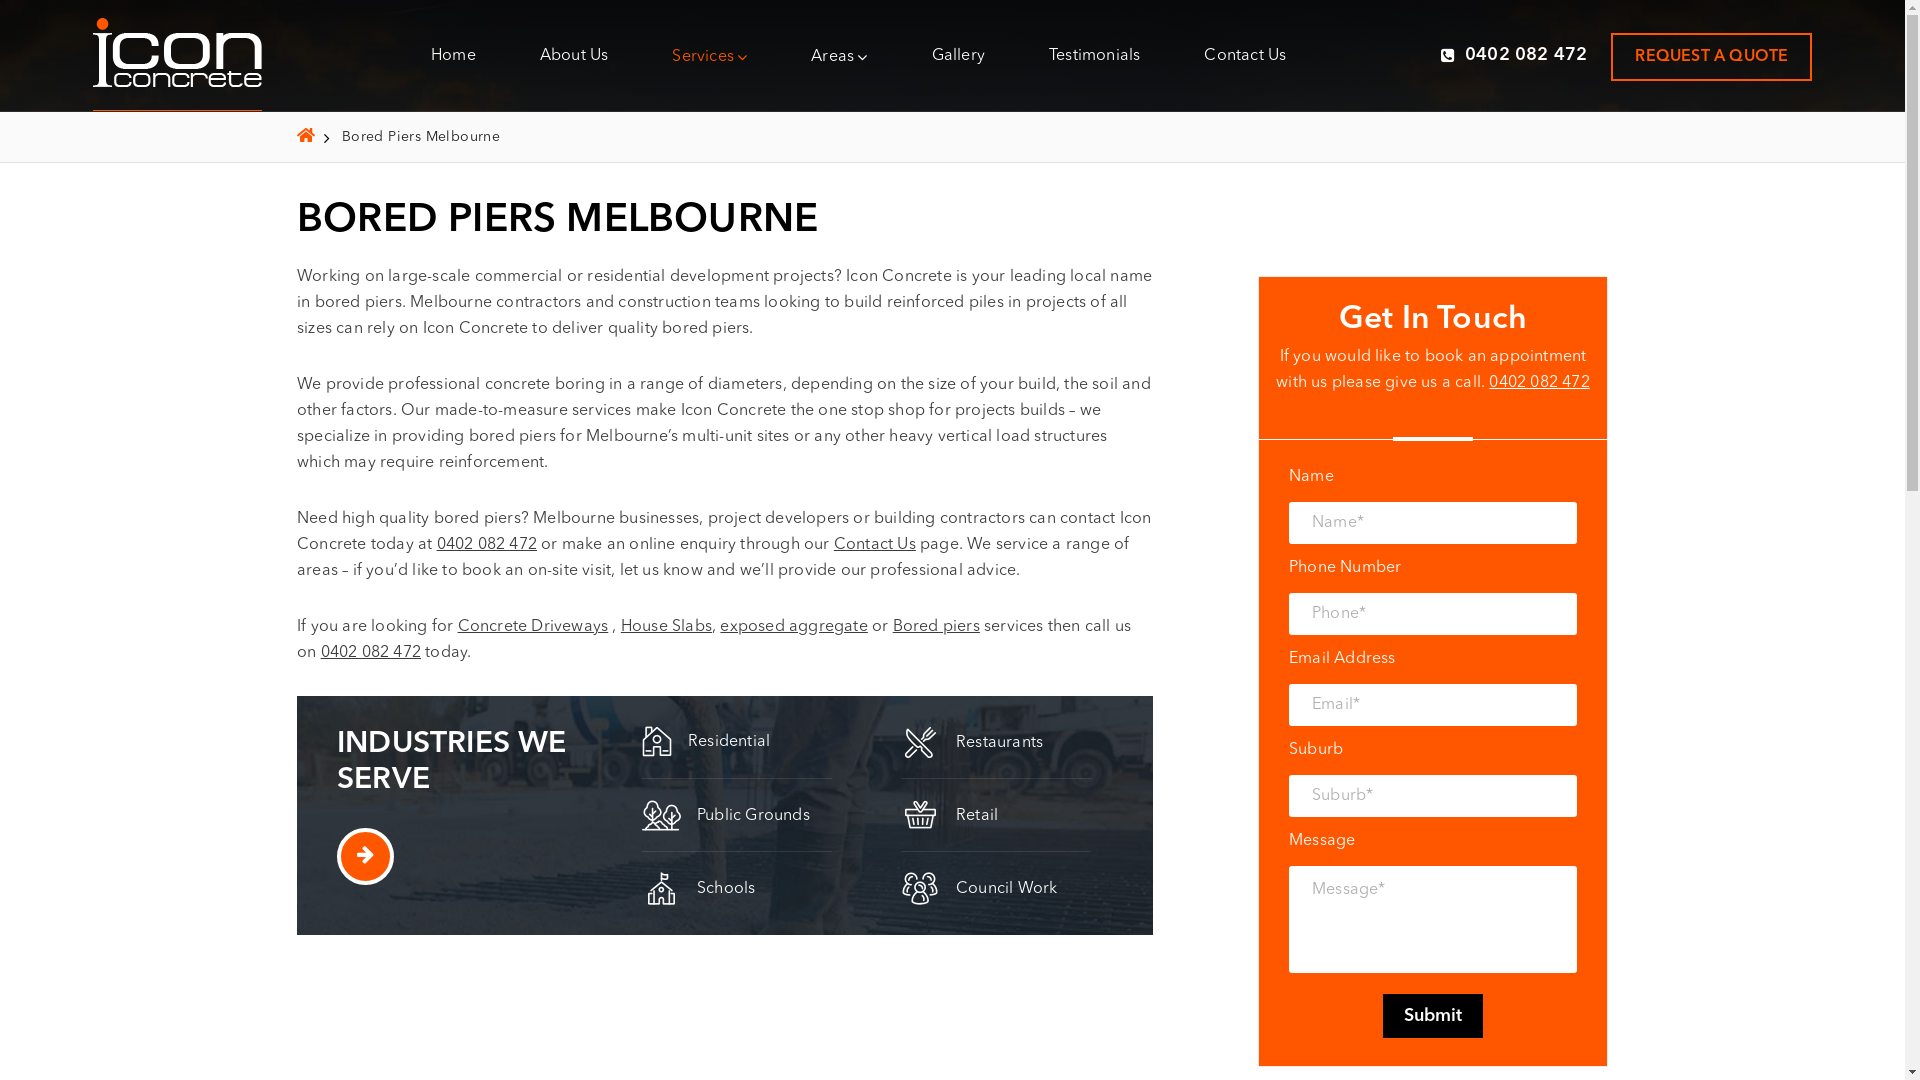 This screenshot has width=1920, height=1080. Describe the element at coordinates (1514, 53) in the screenshot. I see `'0402 082 472'` at that location.